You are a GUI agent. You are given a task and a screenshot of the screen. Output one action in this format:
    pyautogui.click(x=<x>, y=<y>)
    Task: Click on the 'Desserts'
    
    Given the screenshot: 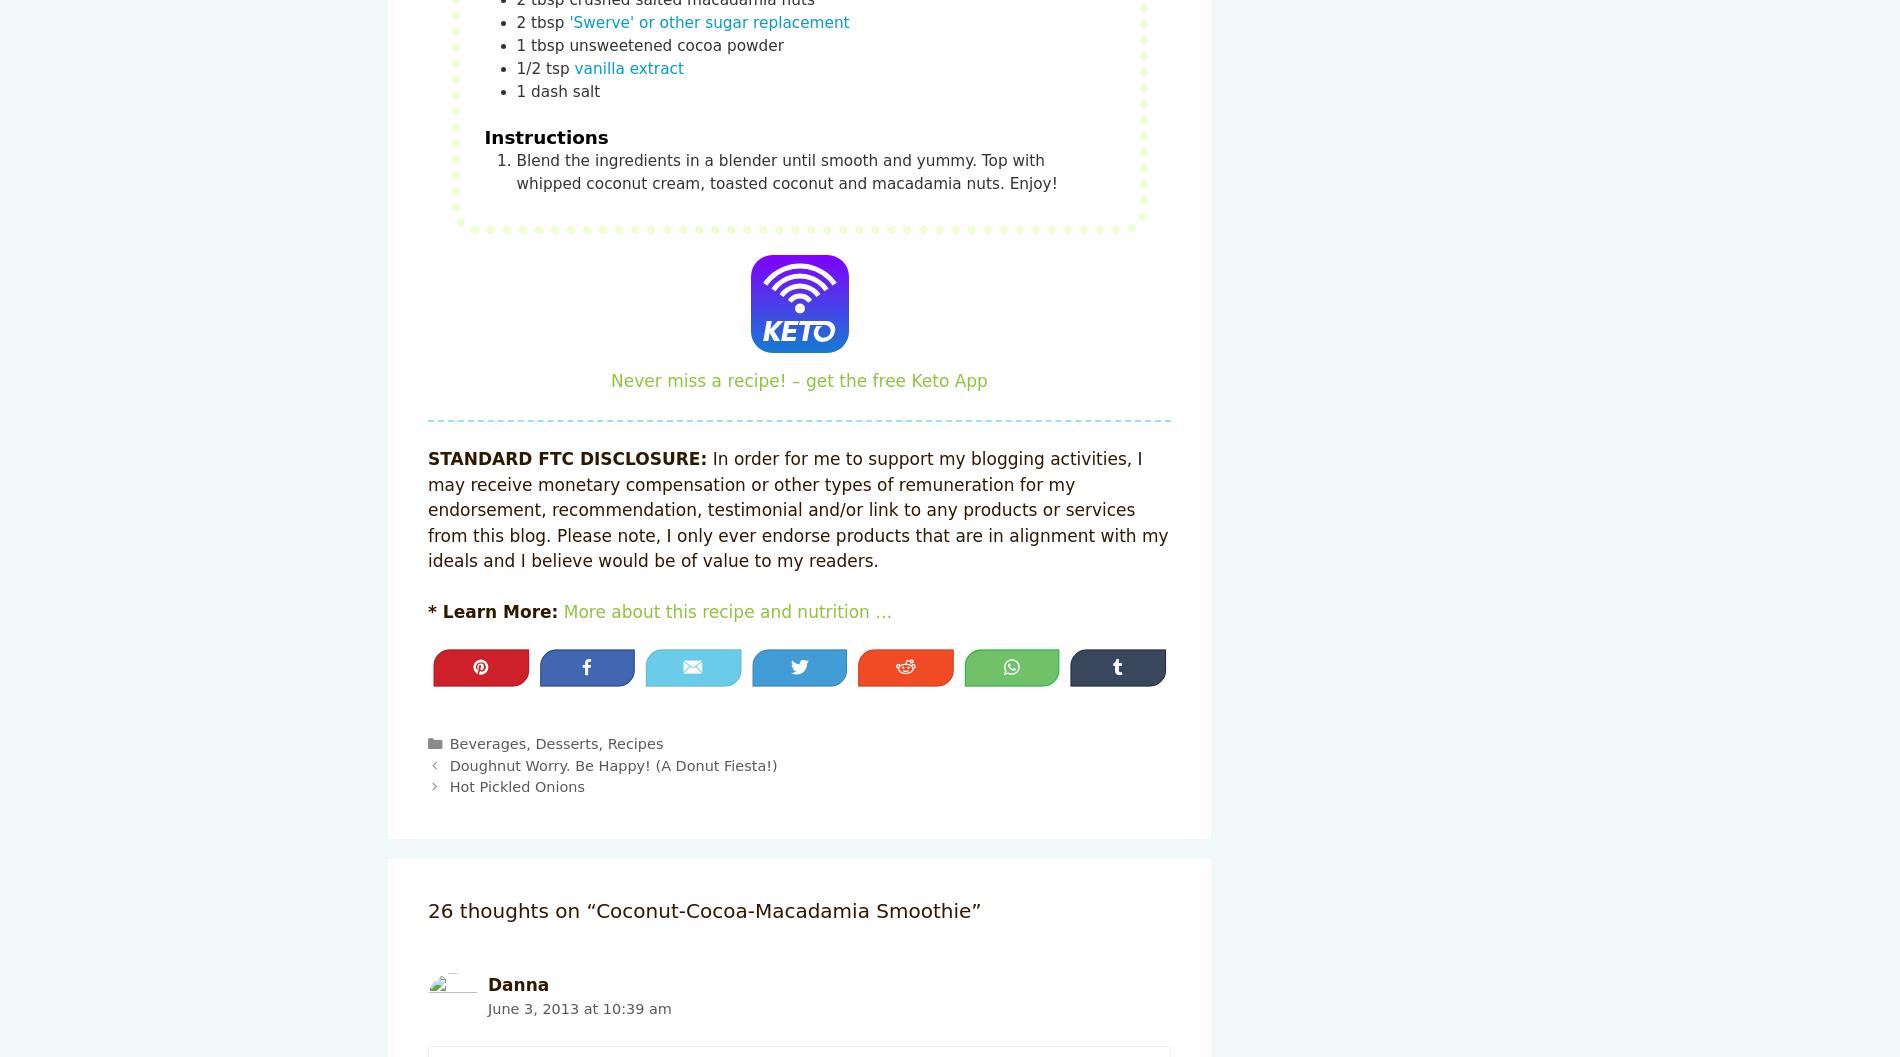 What is the action you would take?
    pyautogui.click(x=535, y=743)
    